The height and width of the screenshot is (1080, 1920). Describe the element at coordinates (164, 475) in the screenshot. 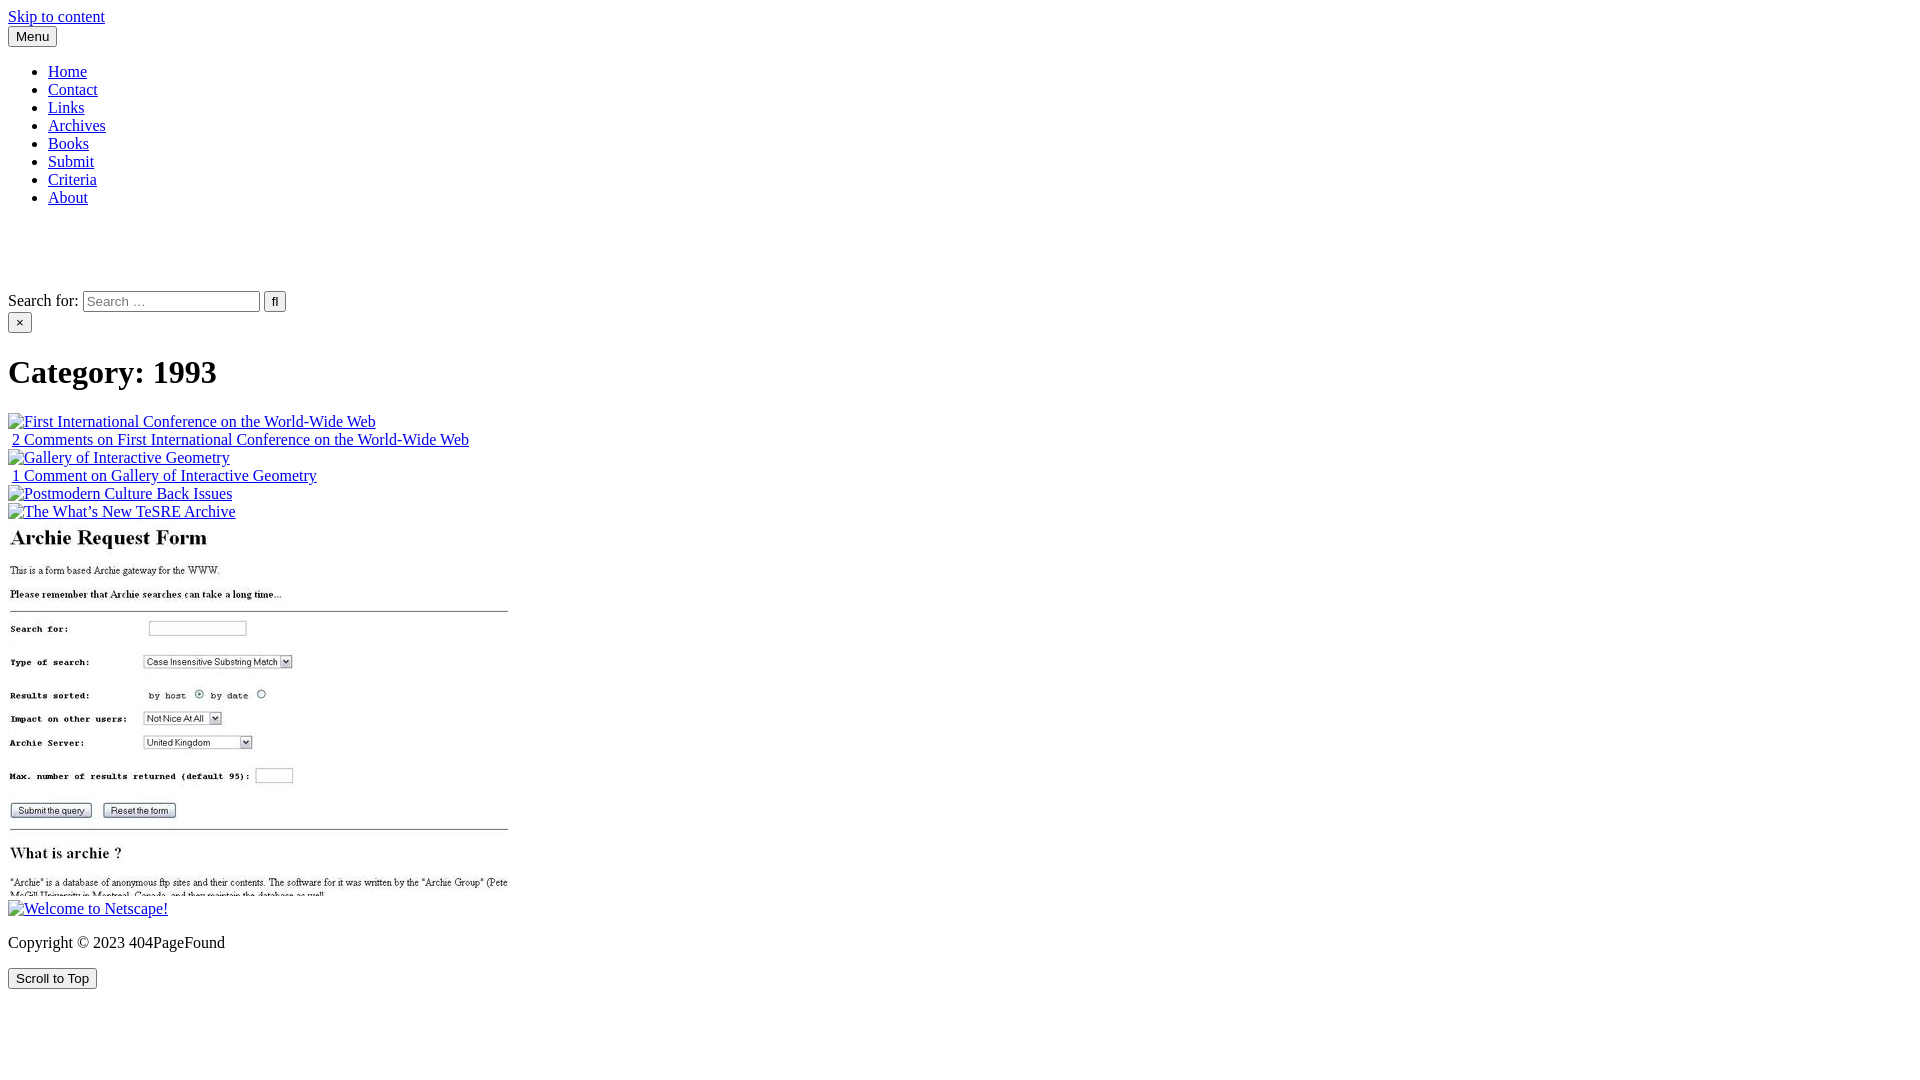

I see `'1 Comment on Gallery of Interactive Geometry'` at that location.